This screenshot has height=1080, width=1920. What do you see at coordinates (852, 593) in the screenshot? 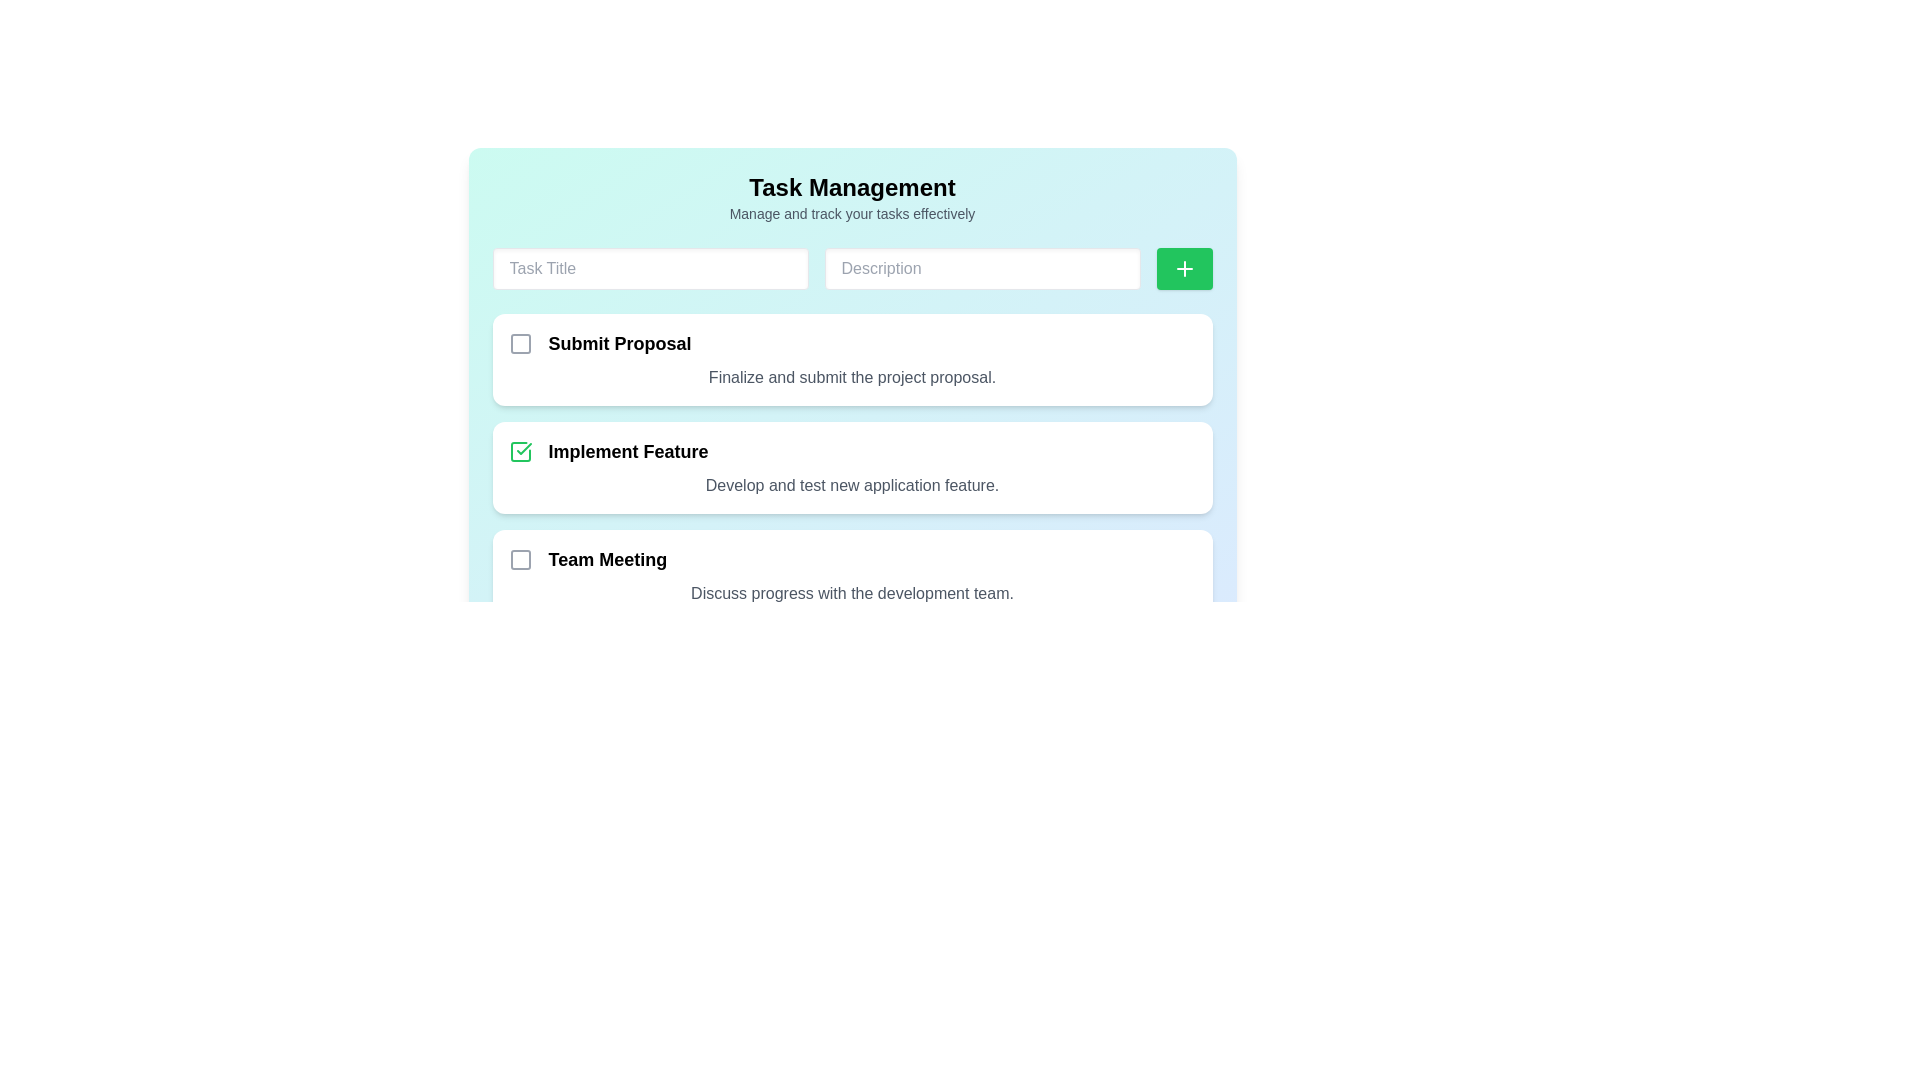
I see `the Text Label displaying 'Discuss progress with the development team.' located under the 'Team Meeting' heading` at bounding box center [852, 593].